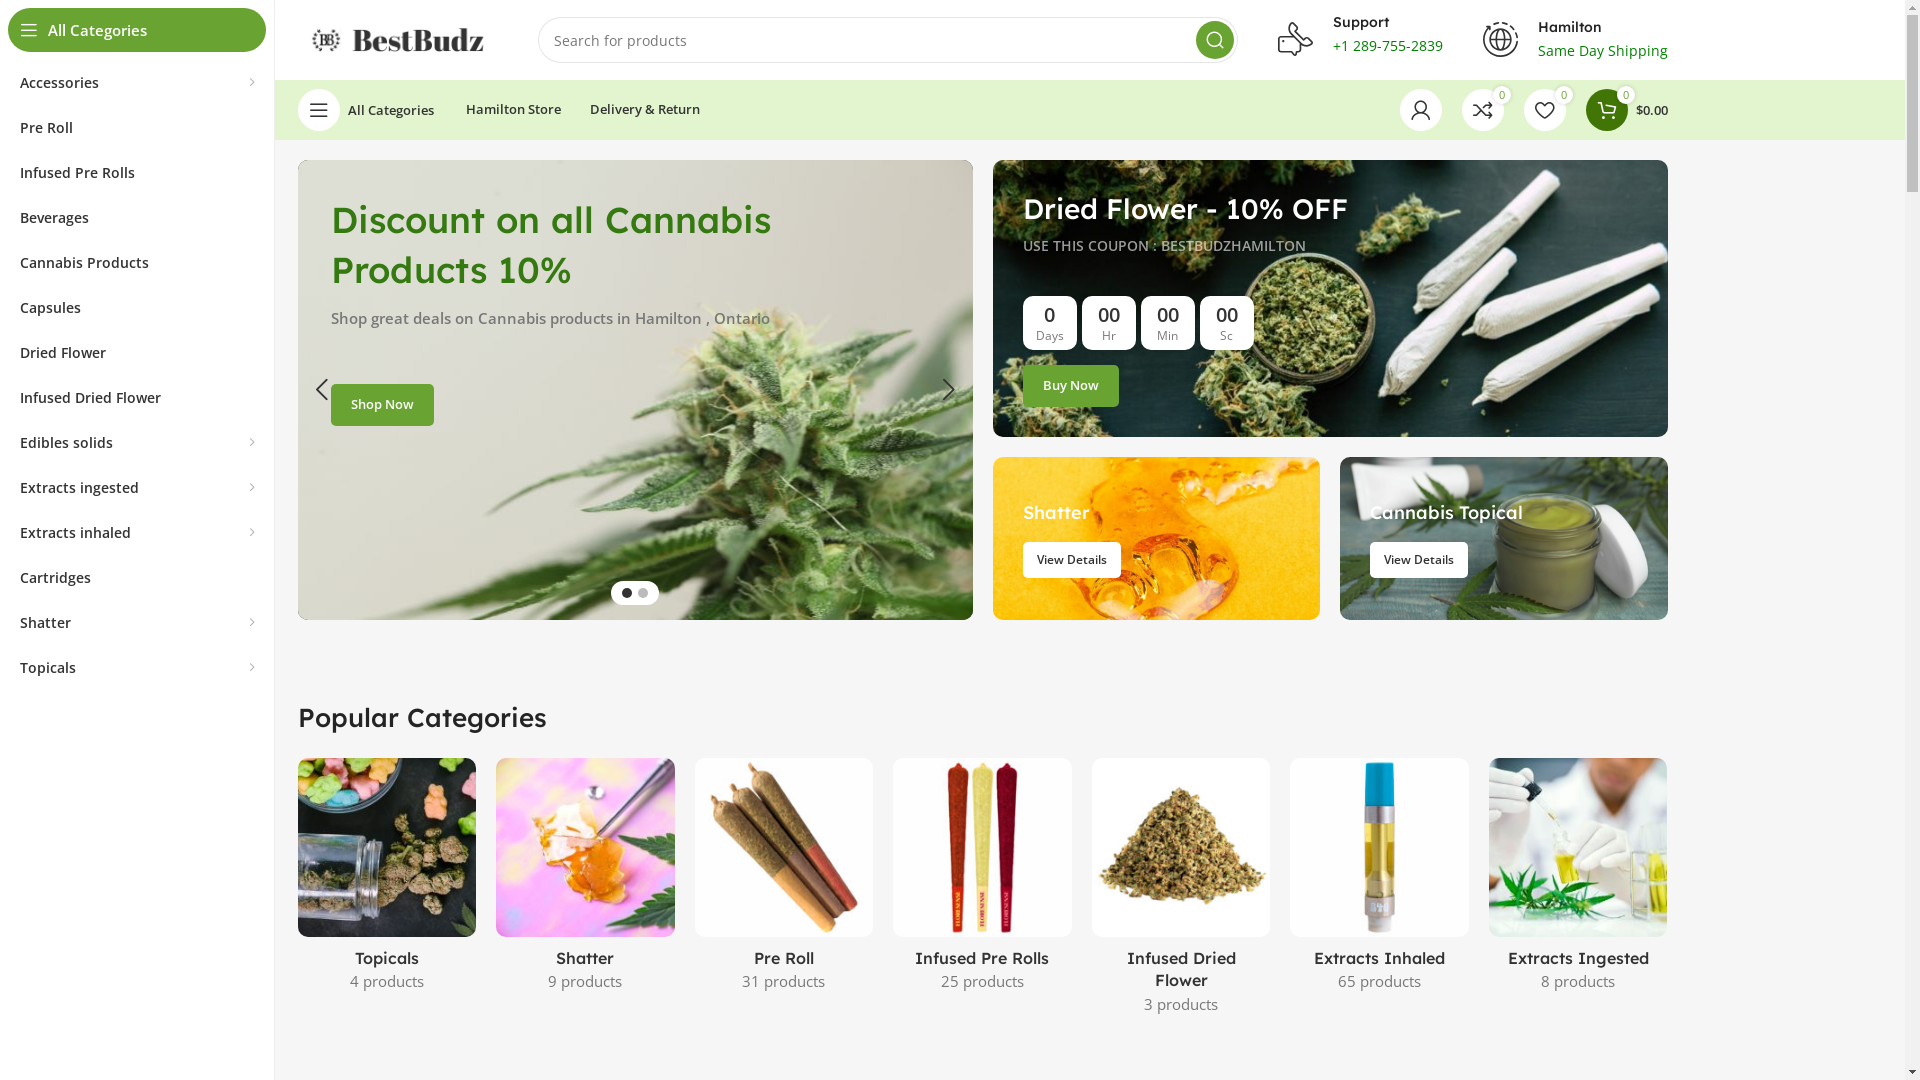  Describe the element at coordinates (136, 531) in the screenshot. I see `'Extracts inhaled'` at that location.